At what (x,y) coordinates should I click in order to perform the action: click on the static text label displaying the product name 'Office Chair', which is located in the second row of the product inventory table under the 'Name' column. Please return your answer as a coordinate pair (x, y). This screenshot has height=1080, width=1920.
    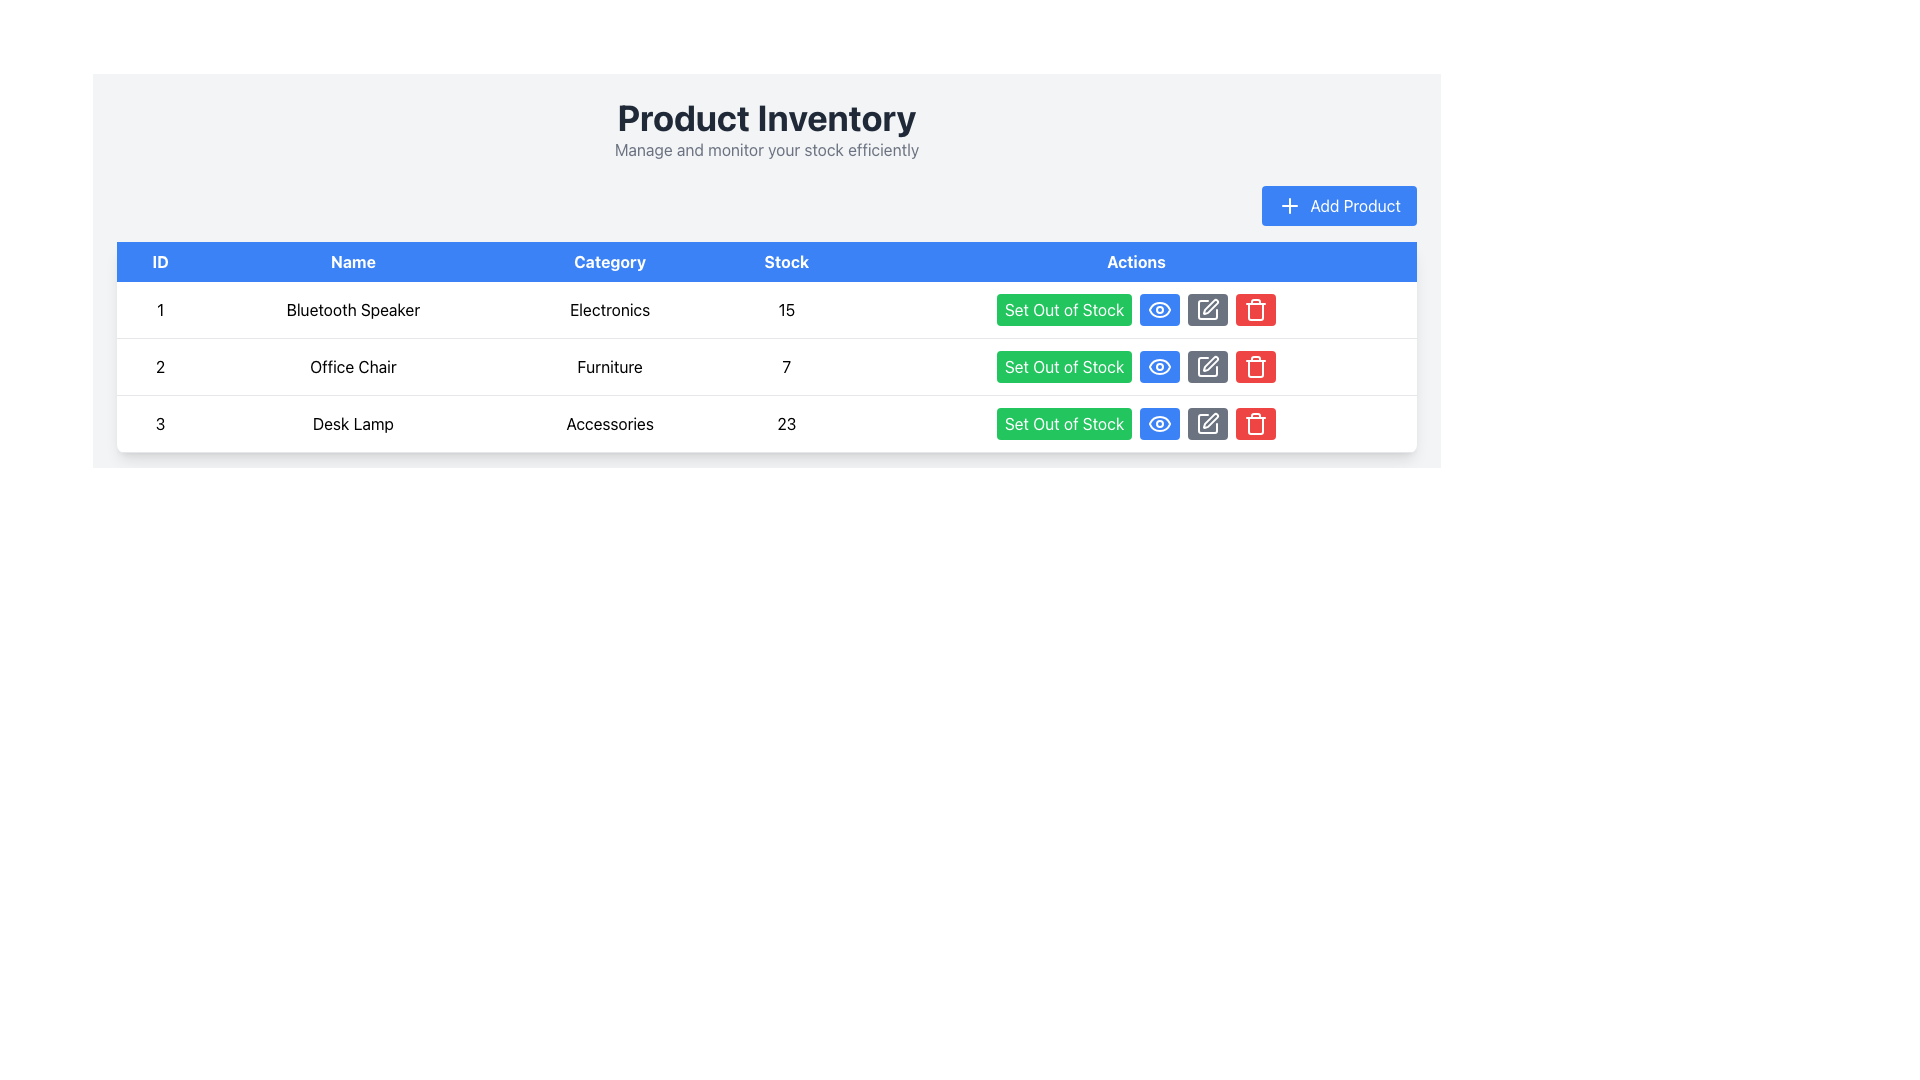
    Looking at the image, I should click on (353, 366).